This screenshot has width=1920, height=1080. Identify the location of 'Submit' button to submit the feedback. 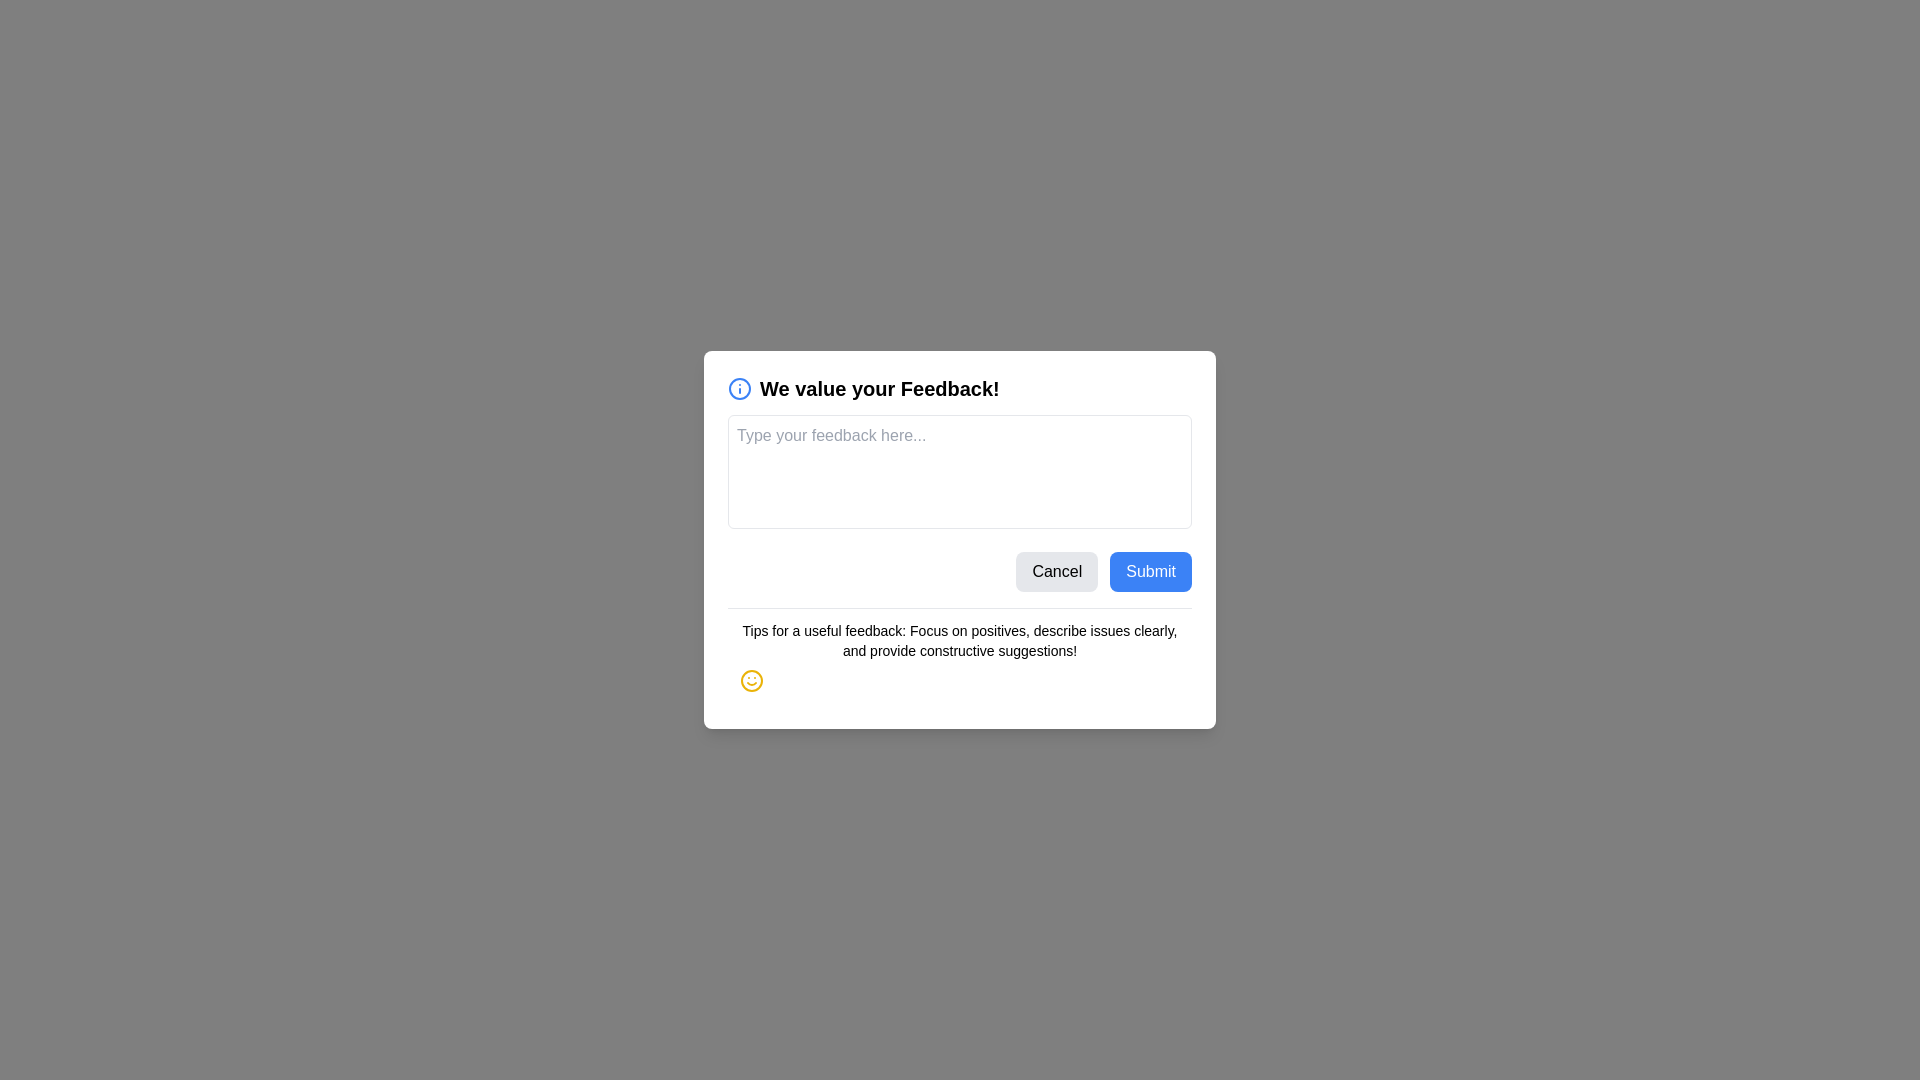
(1151, 571).